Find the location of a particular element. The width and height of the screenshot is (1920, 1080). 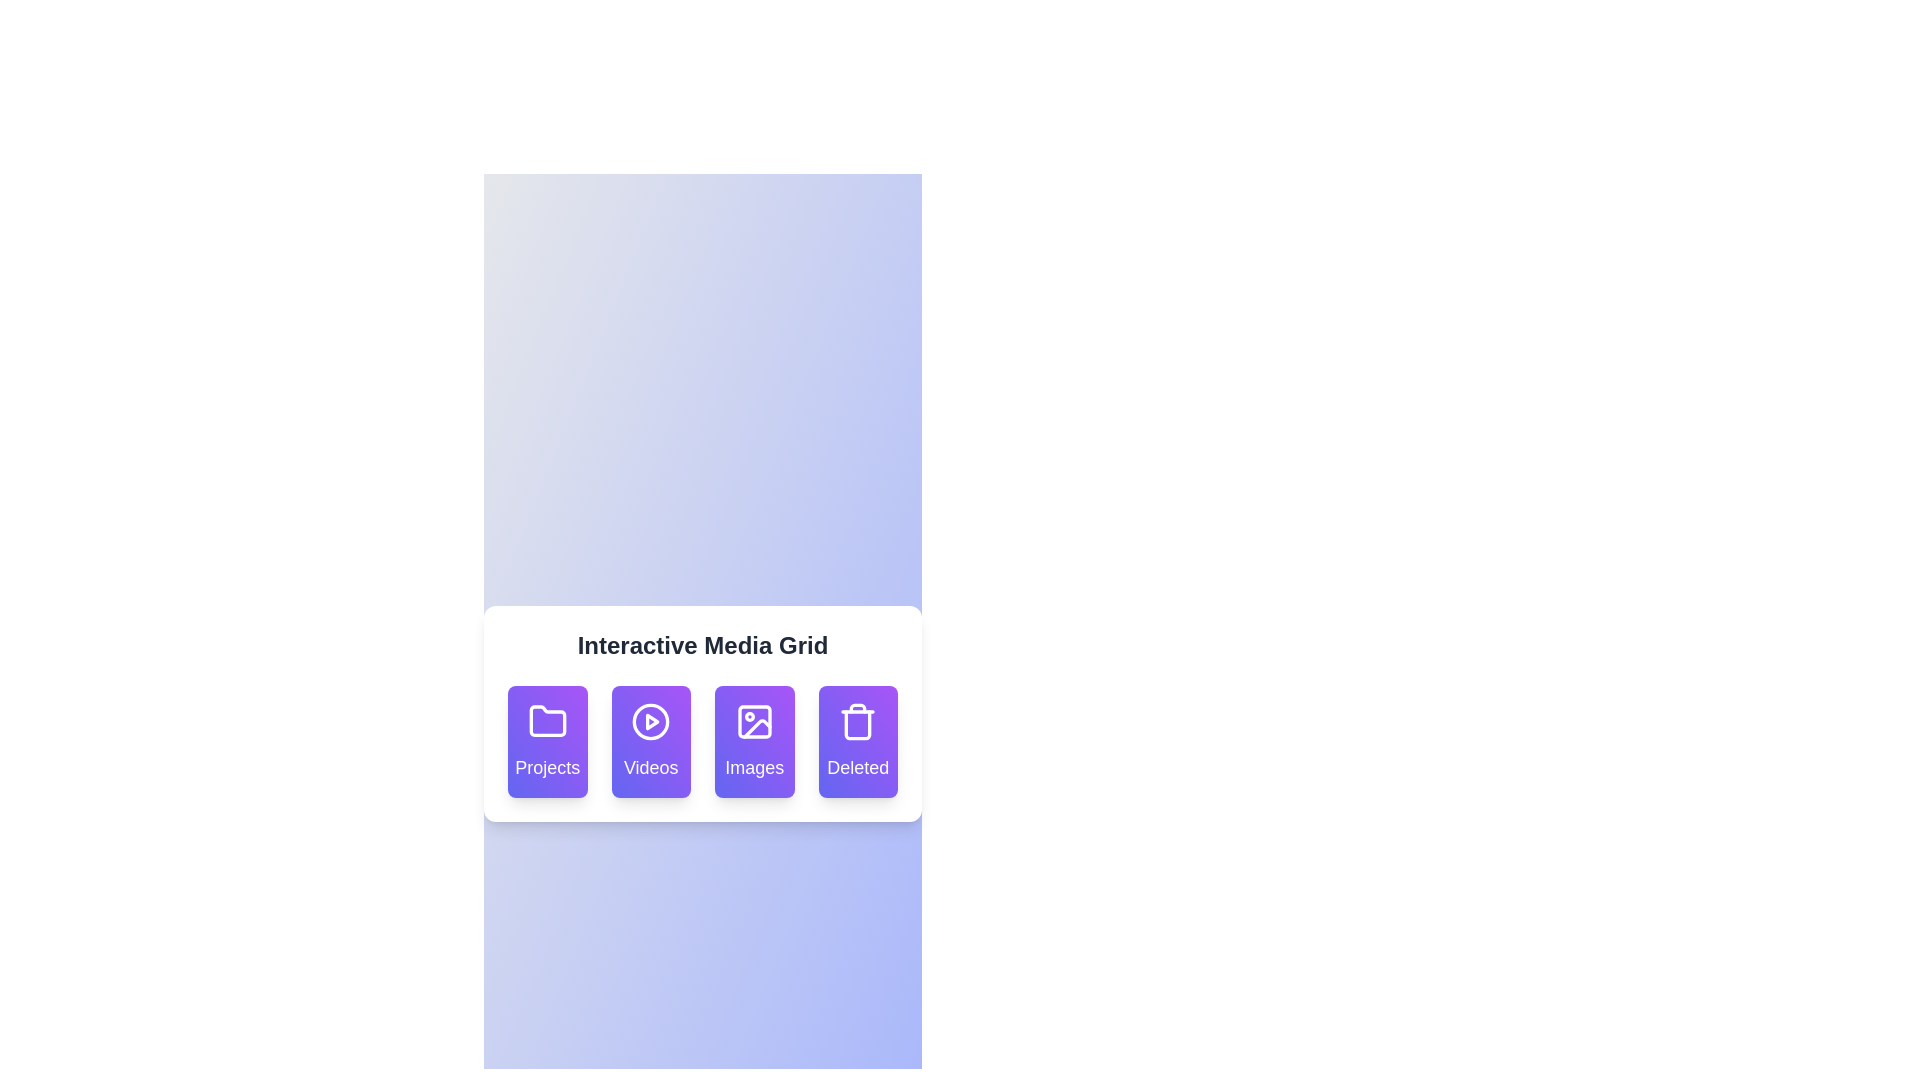

the circular graphical element indicating the 'Videos' functionality, located in the second card from the left in a horizontal grid of four cards is located at coordinates (651, 721).